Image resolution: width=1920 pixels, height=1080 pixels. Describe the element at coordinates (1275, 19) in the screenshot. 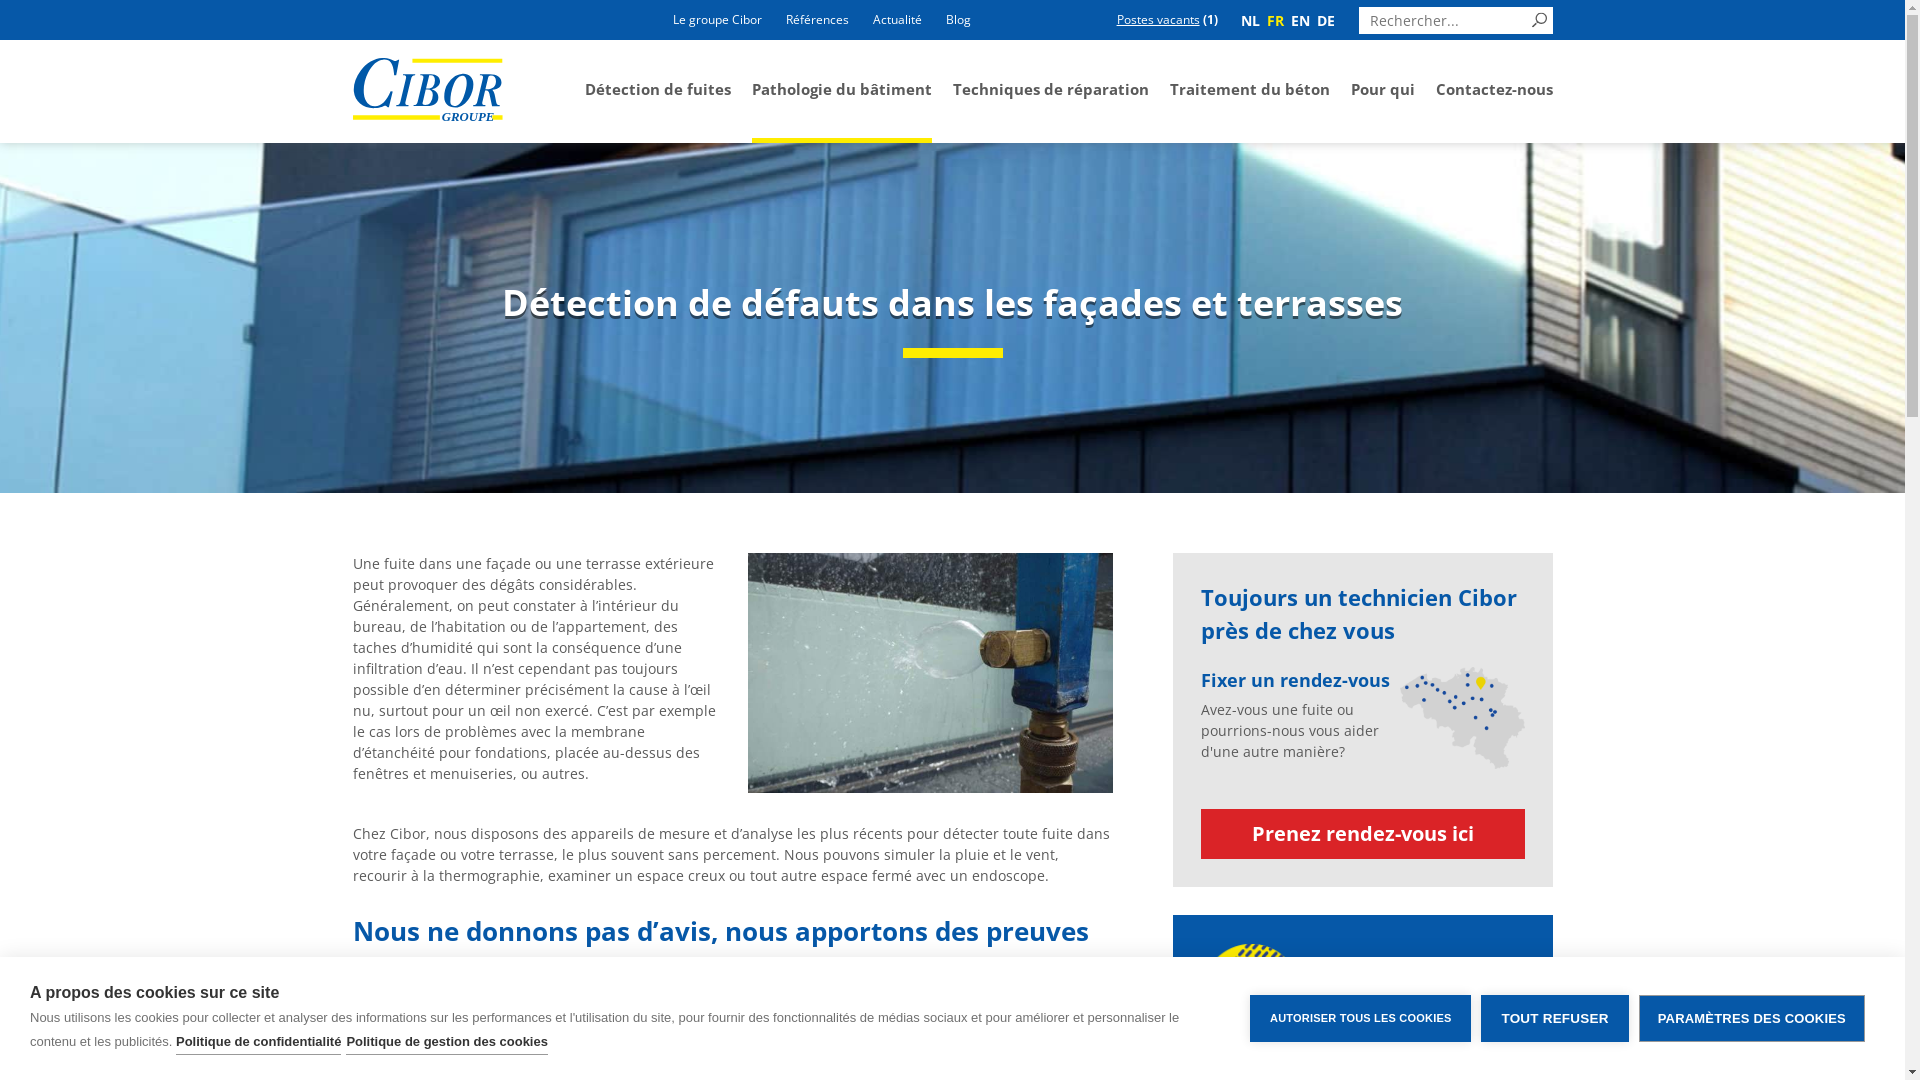

I see `'FR'` at that location.